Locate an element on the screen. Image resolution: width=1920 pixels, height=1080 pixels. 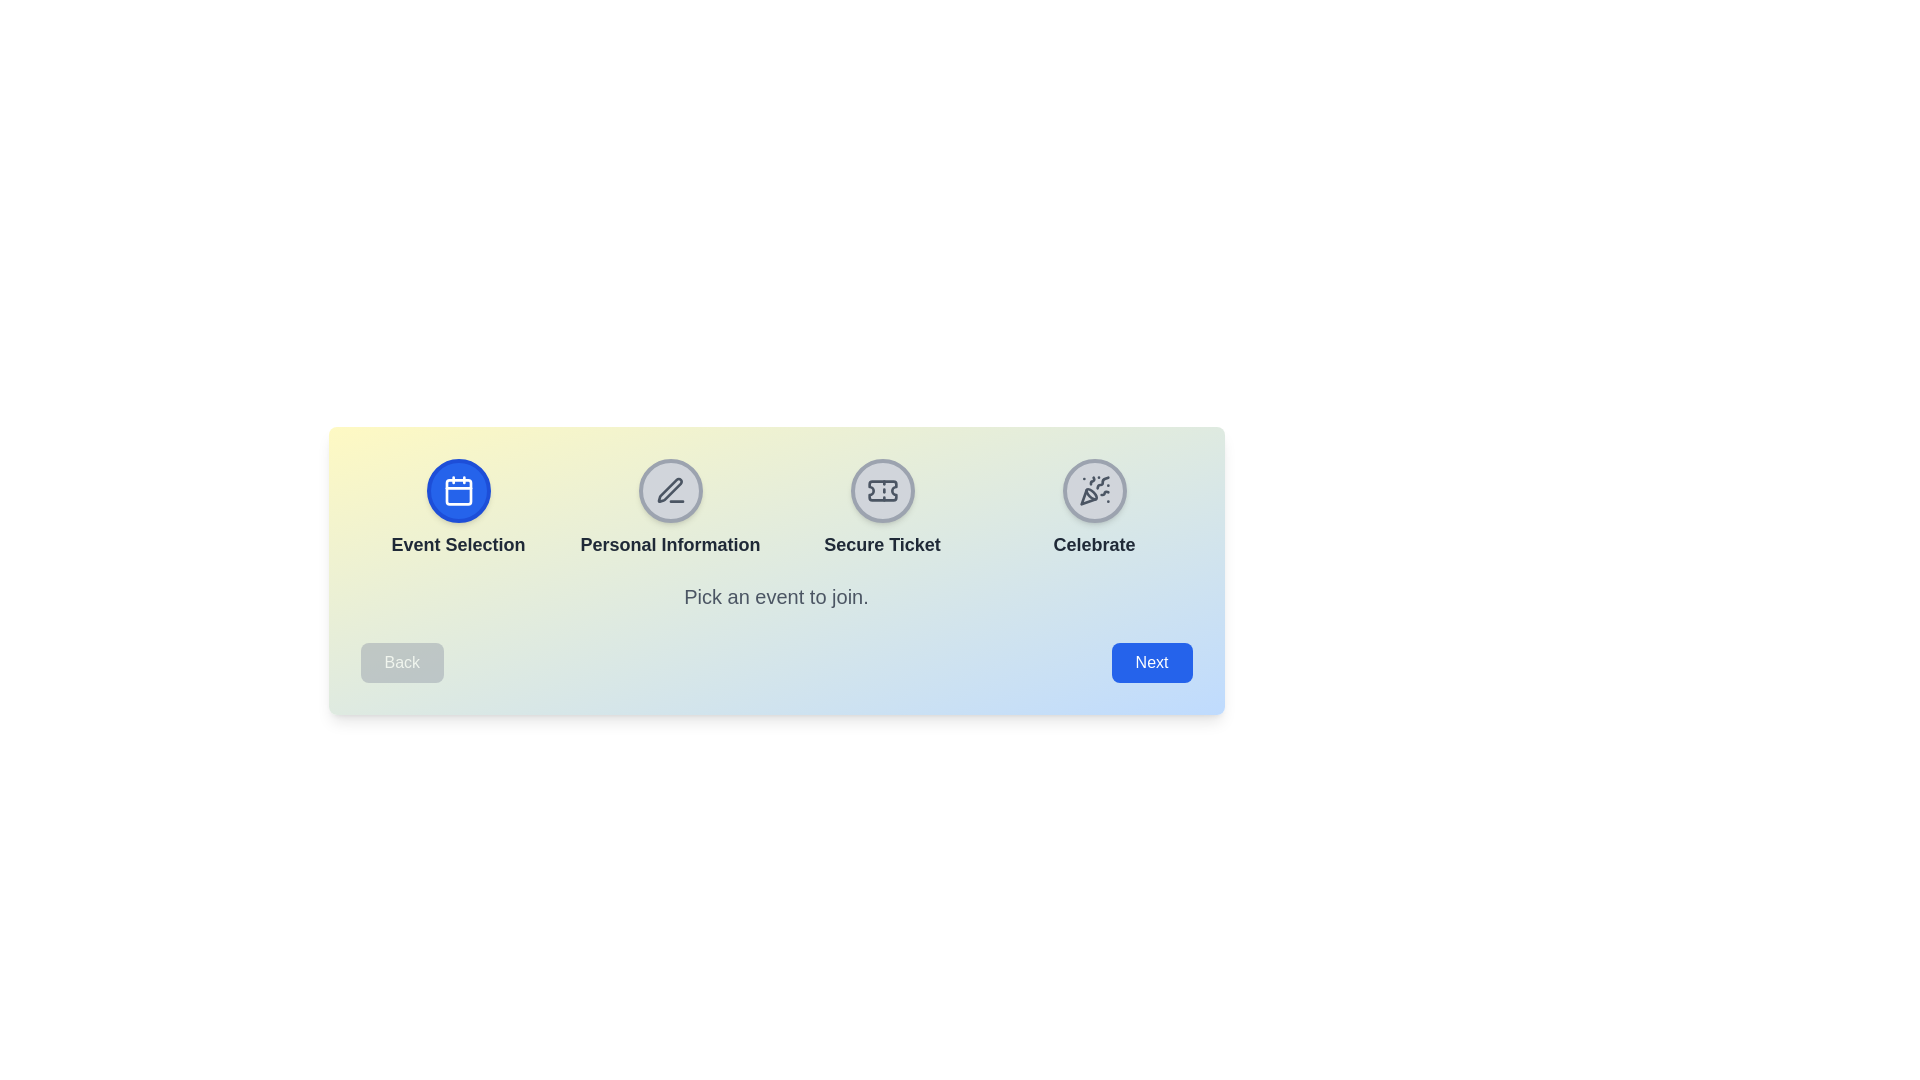
the step indicator for Personal Information to display its information is located at coordinates (670, 490).